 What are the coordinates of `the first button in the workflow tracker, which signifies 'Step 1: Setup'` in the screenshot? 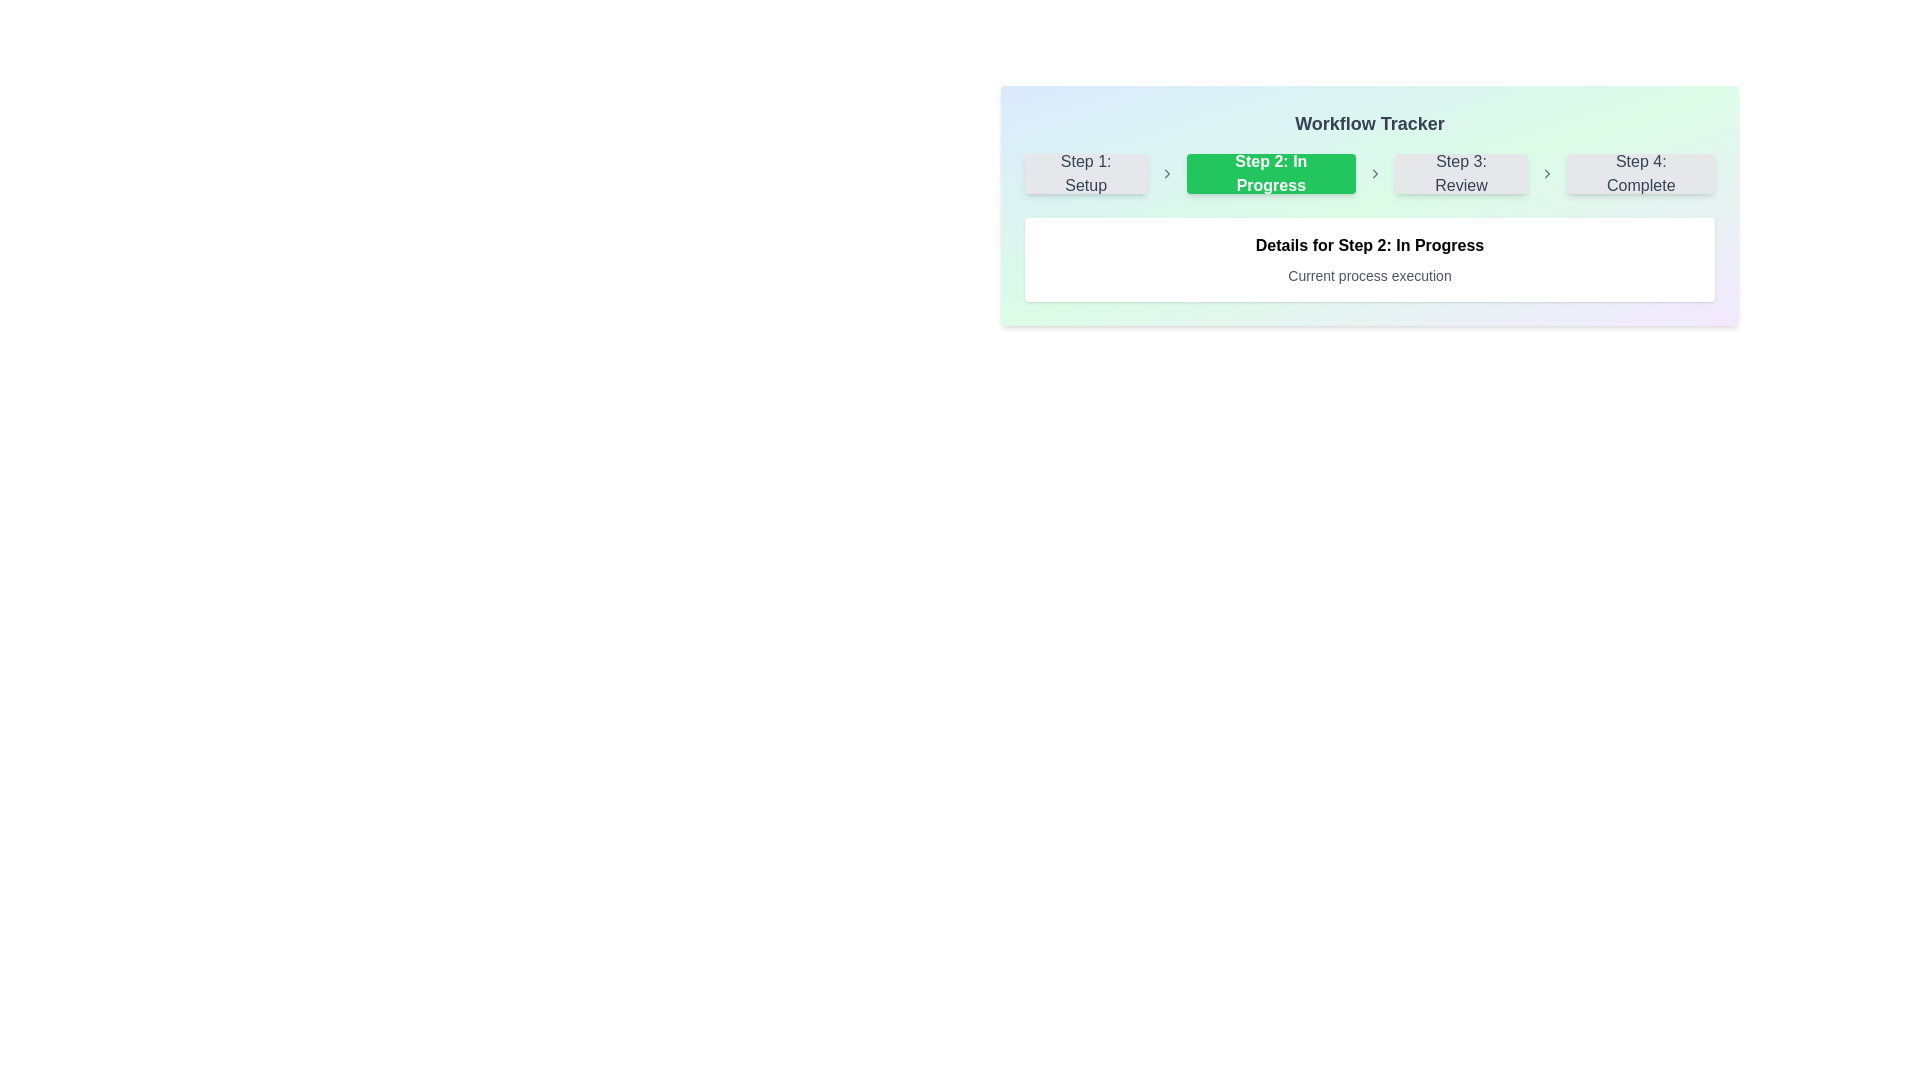 It's located at (1085, 172).